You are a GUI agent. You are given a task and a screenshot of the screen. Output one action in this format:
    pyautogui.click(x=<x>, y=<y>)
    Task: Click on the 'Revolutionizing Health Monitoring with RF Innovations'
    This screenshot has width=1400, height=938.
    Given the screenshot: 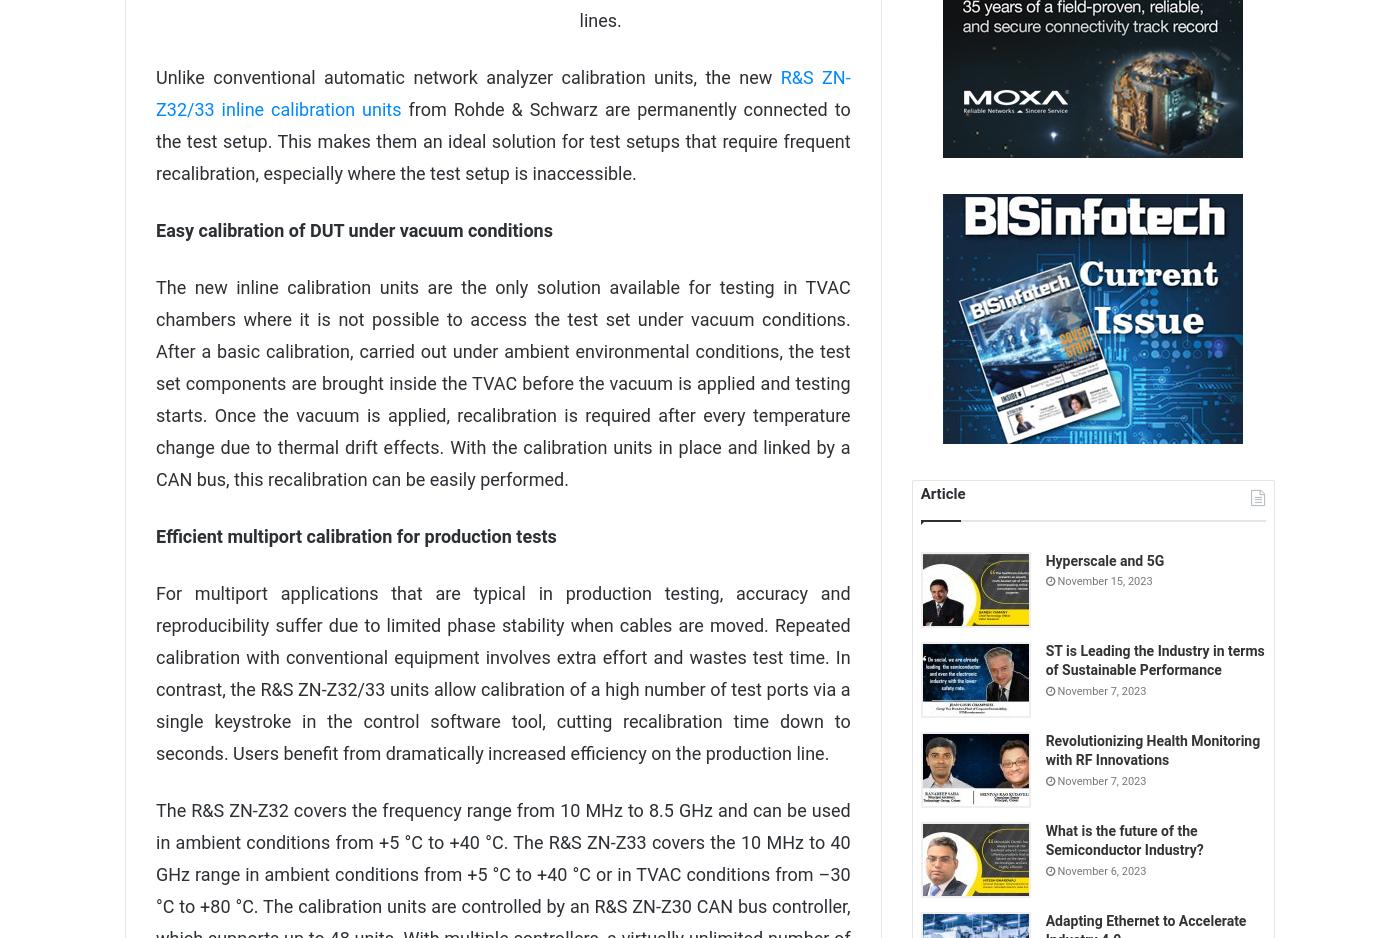 What is the action you would take?
    pyautogui.click(x=1152, y=750)
    